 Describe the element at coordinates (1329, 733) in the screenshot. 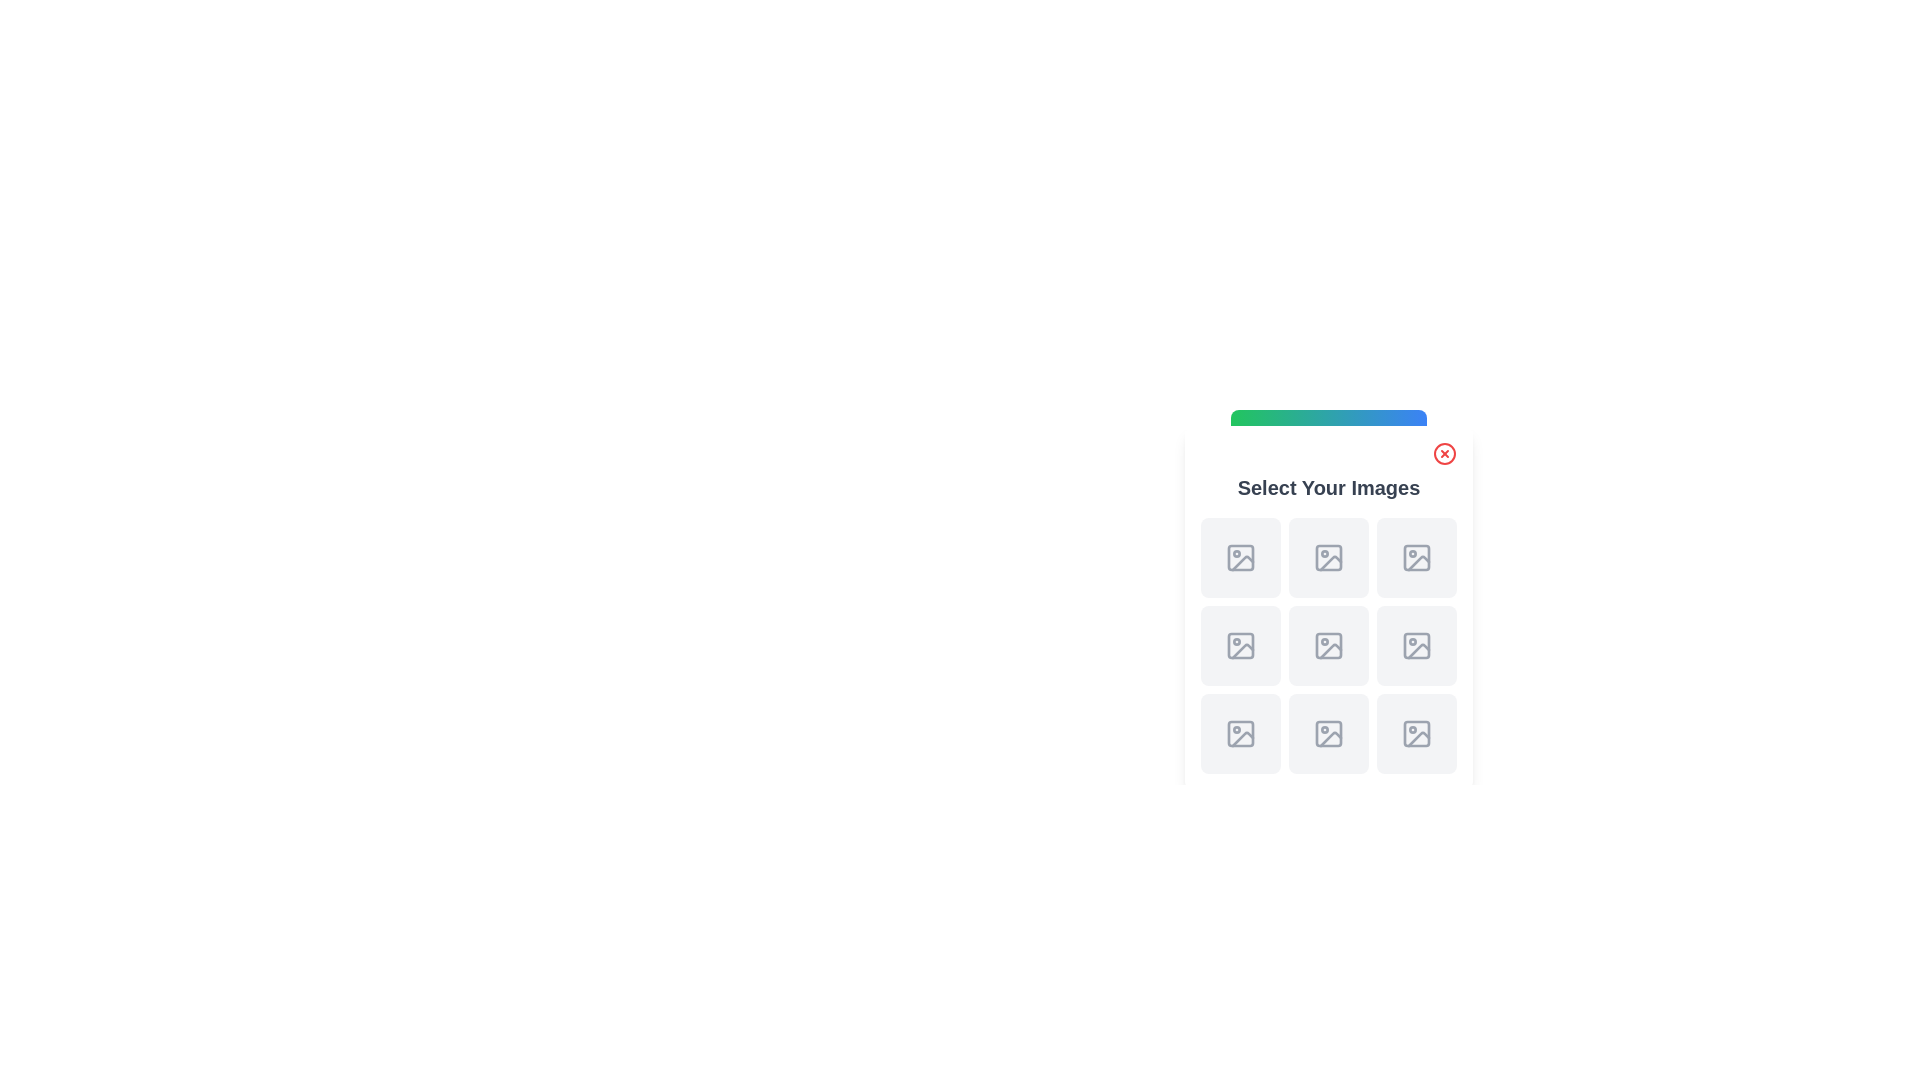

I see `the photo icon, which is a light gray square frame with circular and diagonal line accents, located at the bottom-center of a 3x3 grid layout` at that location.